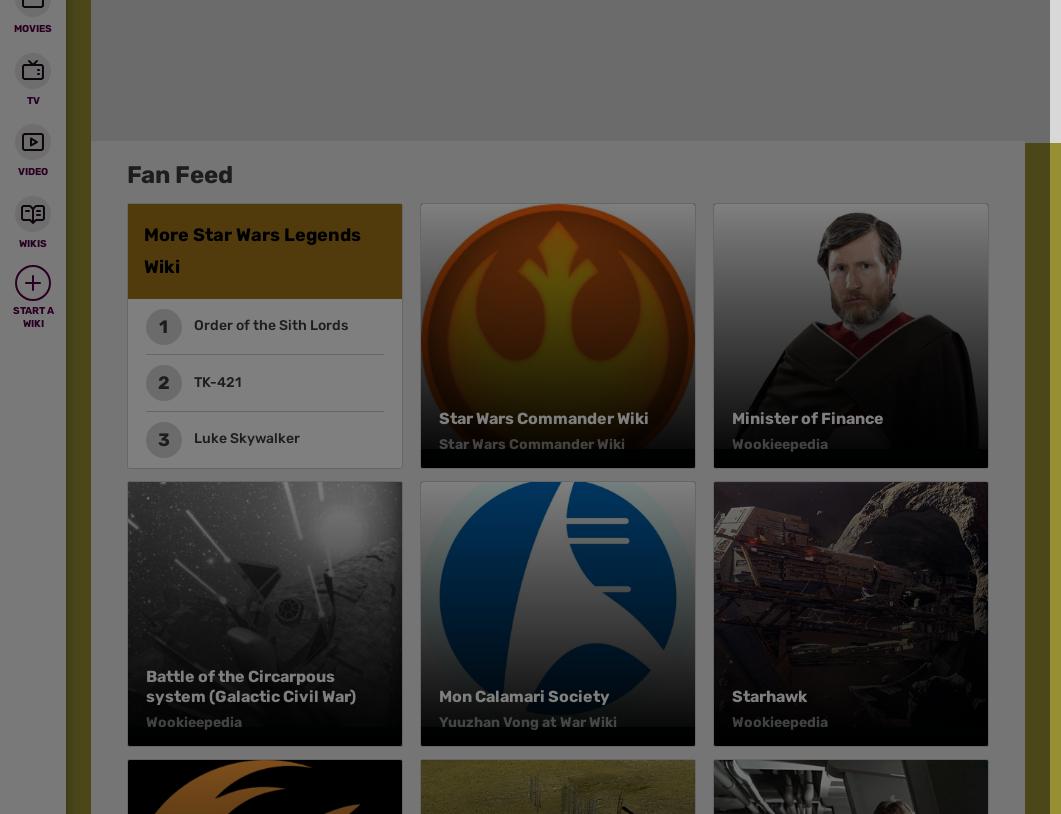  Describe the element at coordinates (115, 125) in the screenshot. I see `'Fanatical'` at that location.